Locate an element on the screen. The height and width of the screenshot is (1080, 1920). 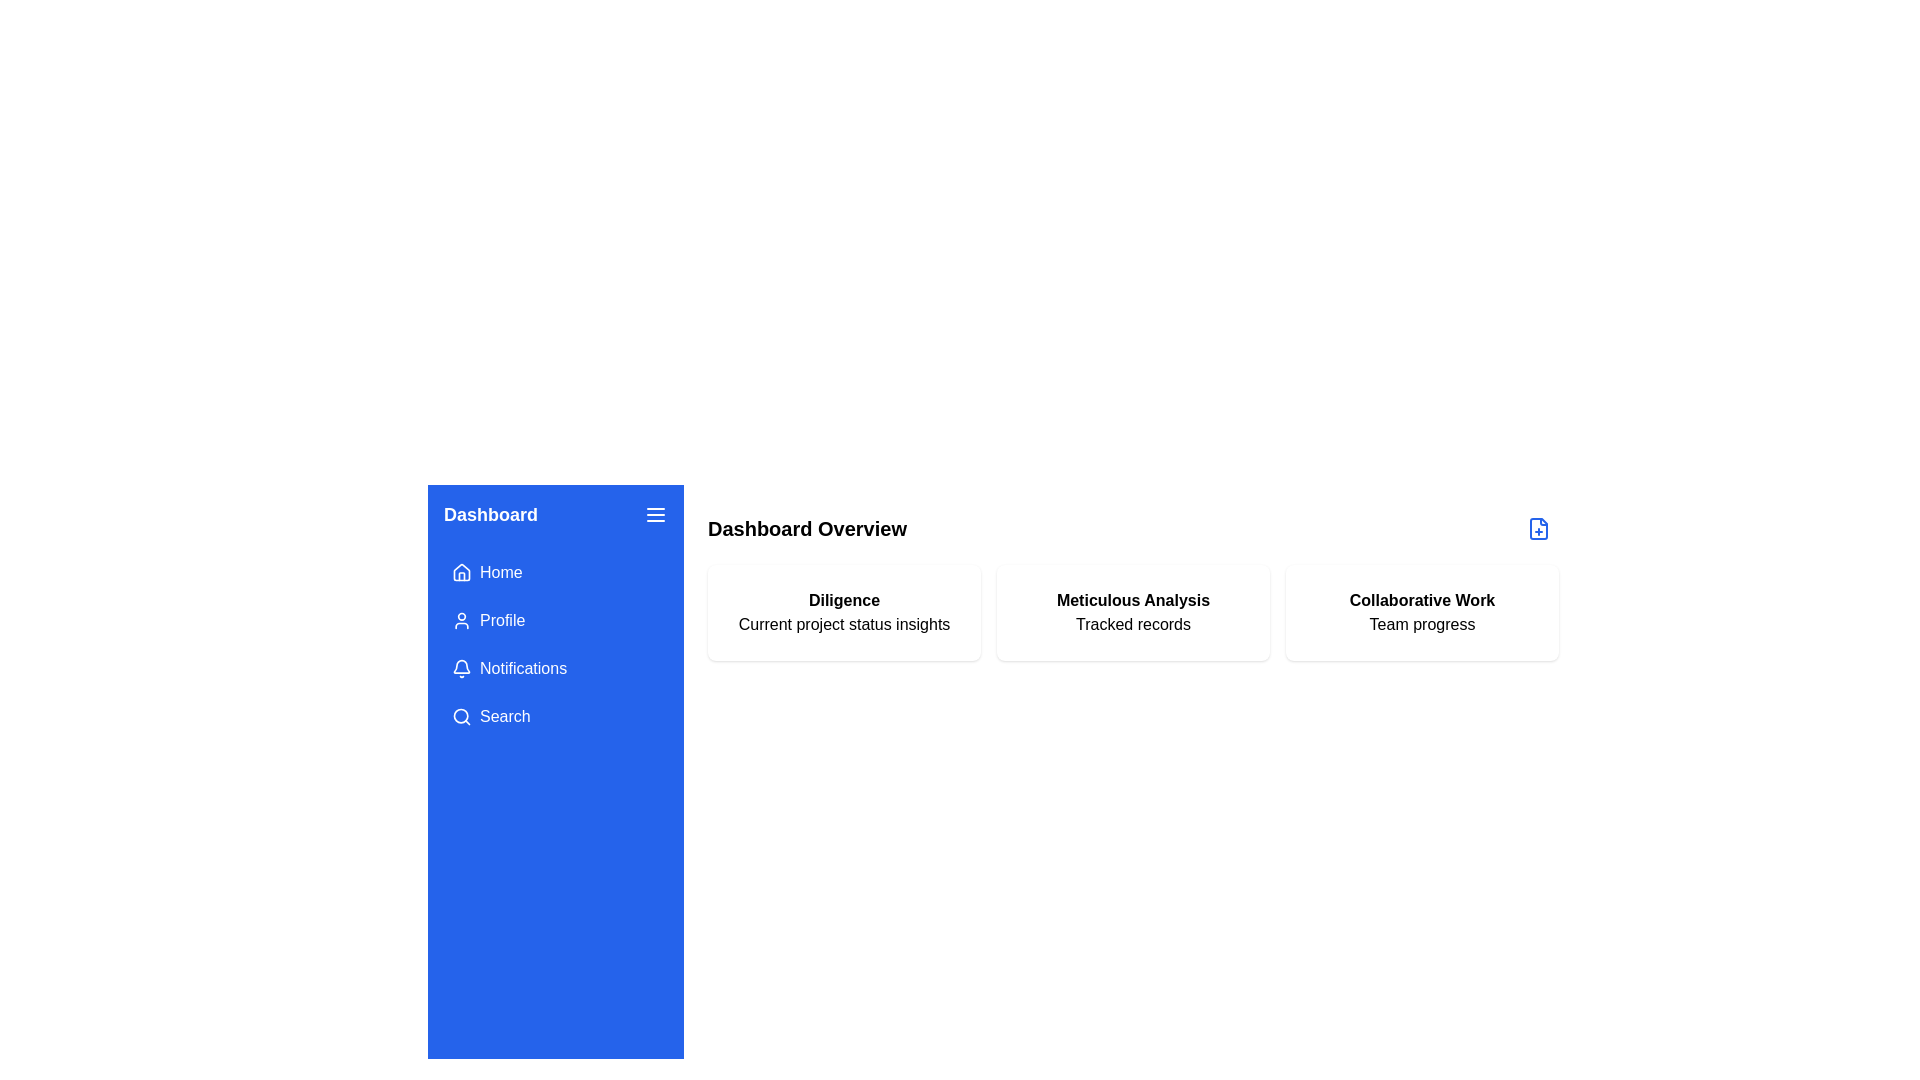
the 'Notifications' menu item, which is the third item in the vertical navigation menu is located at coordinates (556, 668).